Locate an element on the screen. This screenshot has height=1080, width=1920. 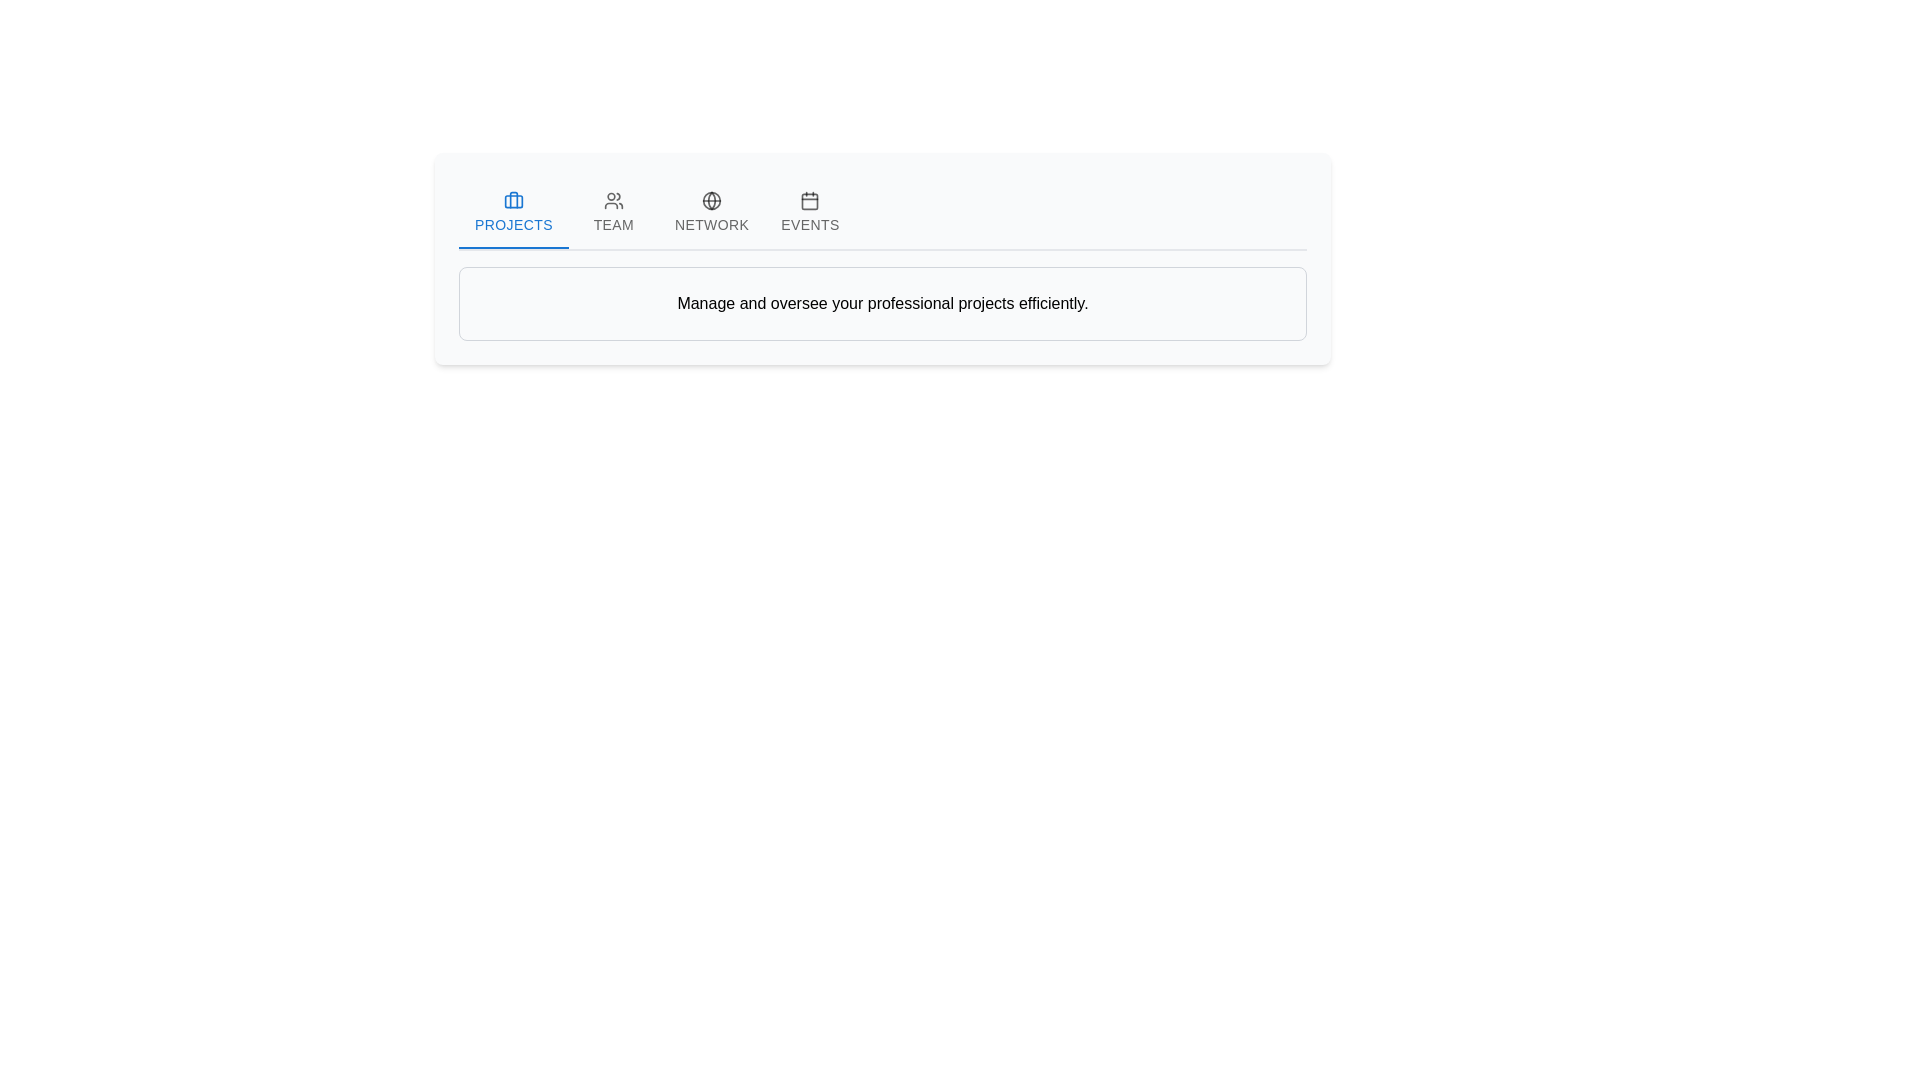
the 'Projects' tab button, which is the first tab in a horizontal list, styled in blue with a briefcase icon above the text is located at coordinates (513, 212).